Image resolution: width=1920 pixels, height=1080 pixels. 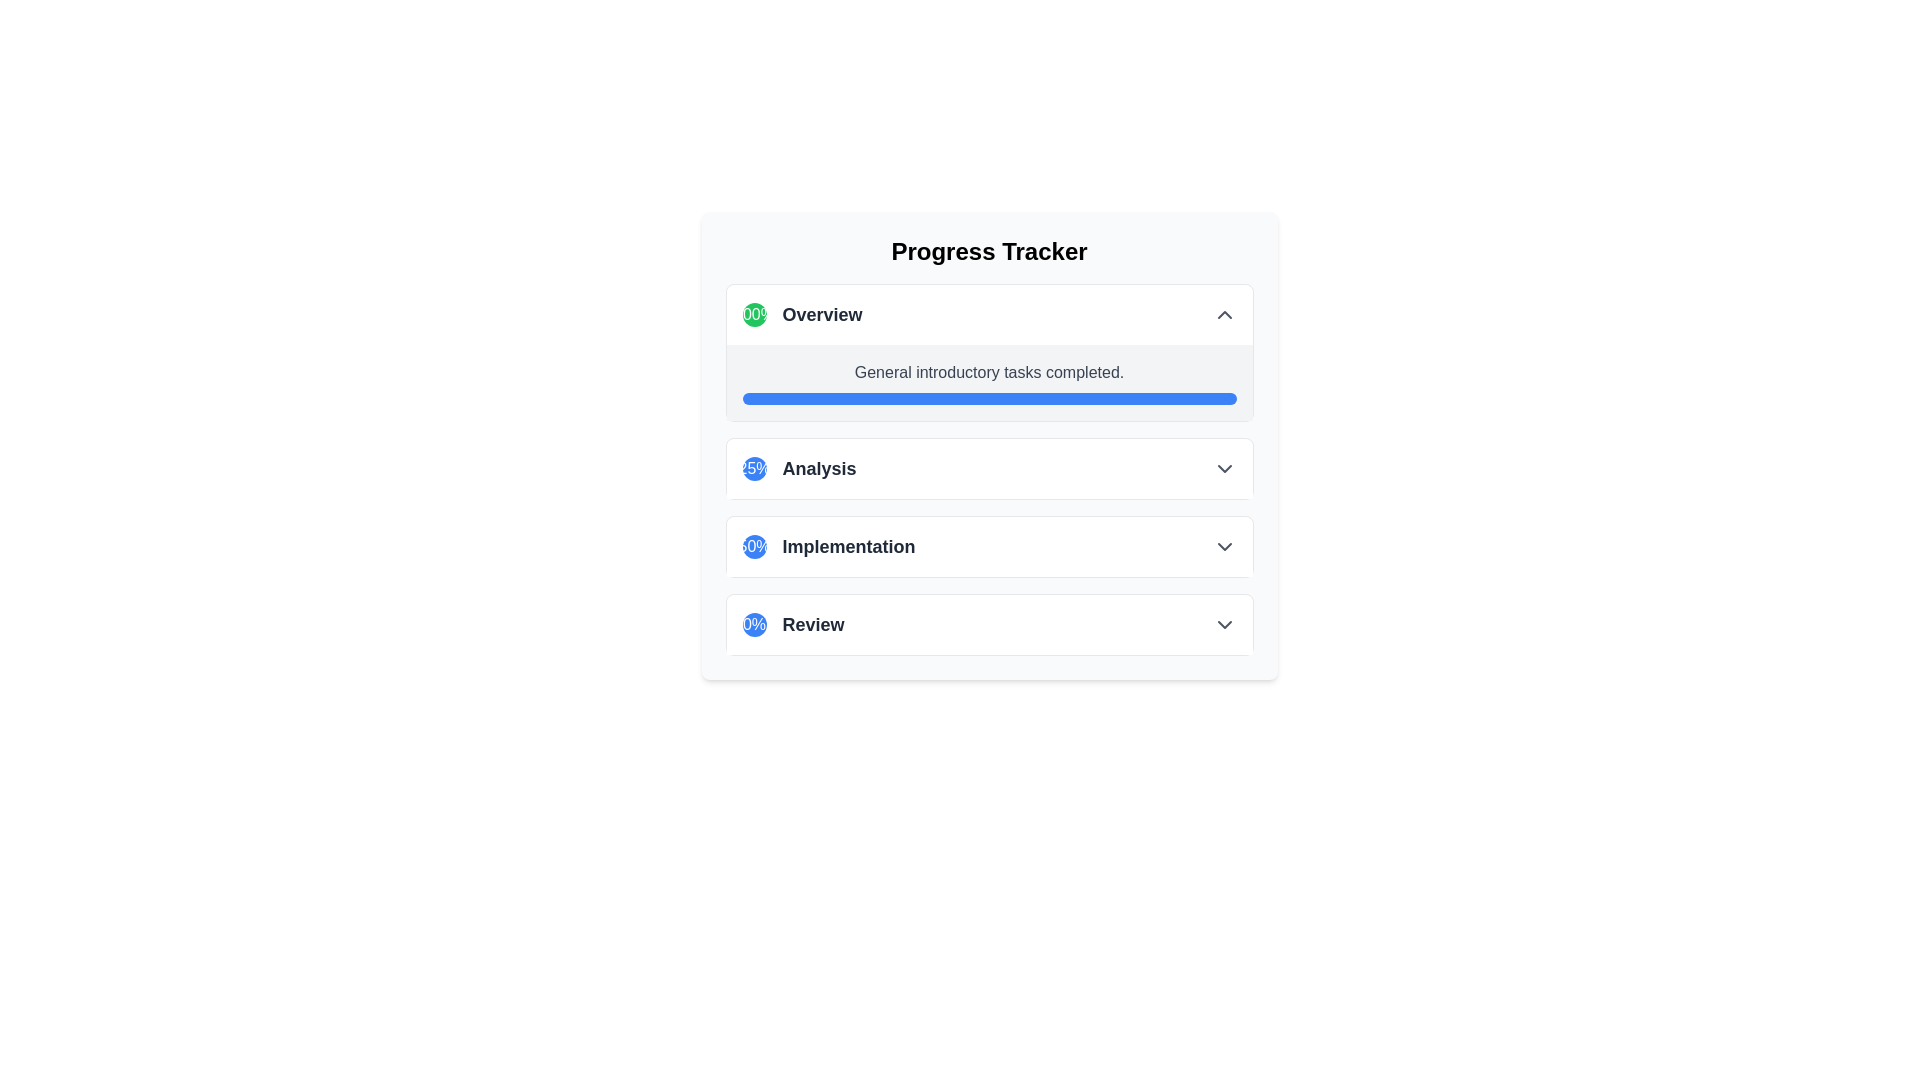 What do you see at coordinates (989, 250) in the screenshot?
I see `the text heading at the top of the progress tracker interface, which serves as a title indicating its purpose and context to the user` at bounding box center [989, 250].